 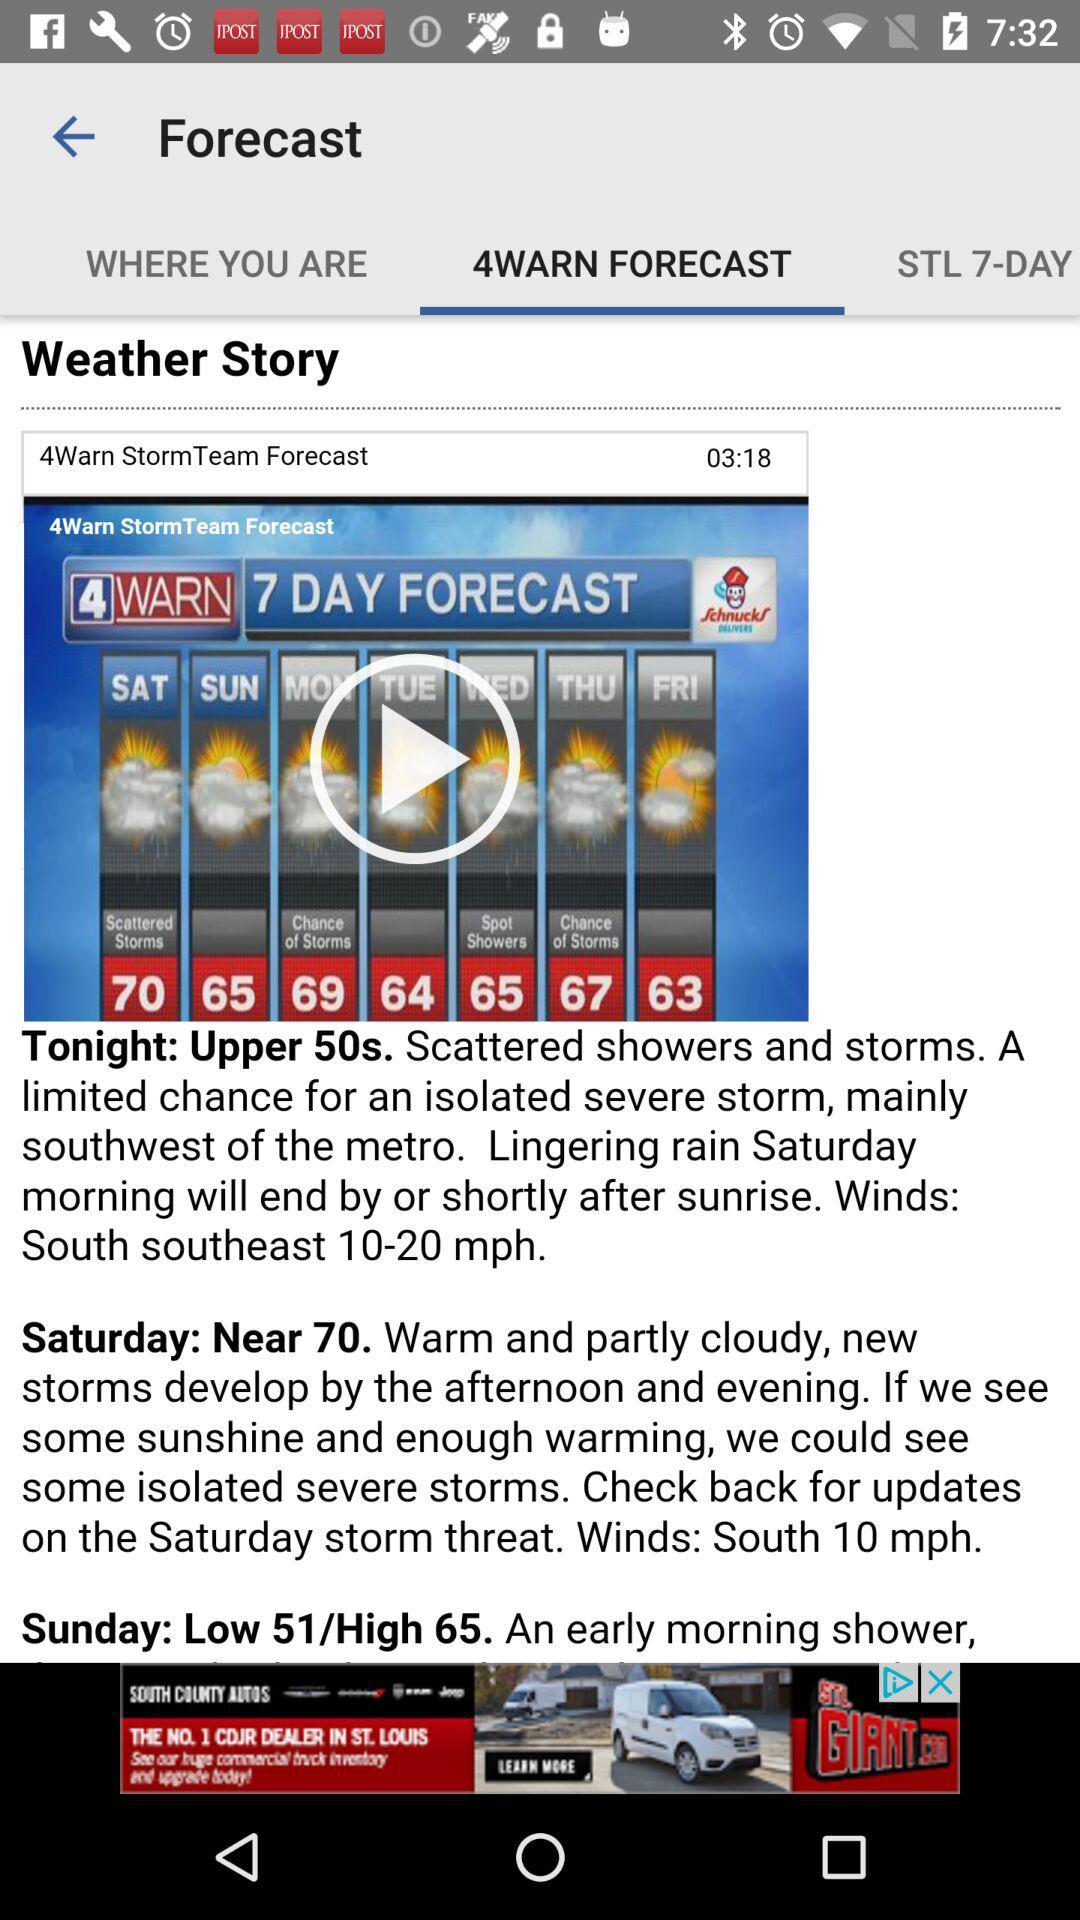 What do you see at coordinates (540, 1727) in the screenshot?
I see `advertisement` at bounding box center [540, 1727].